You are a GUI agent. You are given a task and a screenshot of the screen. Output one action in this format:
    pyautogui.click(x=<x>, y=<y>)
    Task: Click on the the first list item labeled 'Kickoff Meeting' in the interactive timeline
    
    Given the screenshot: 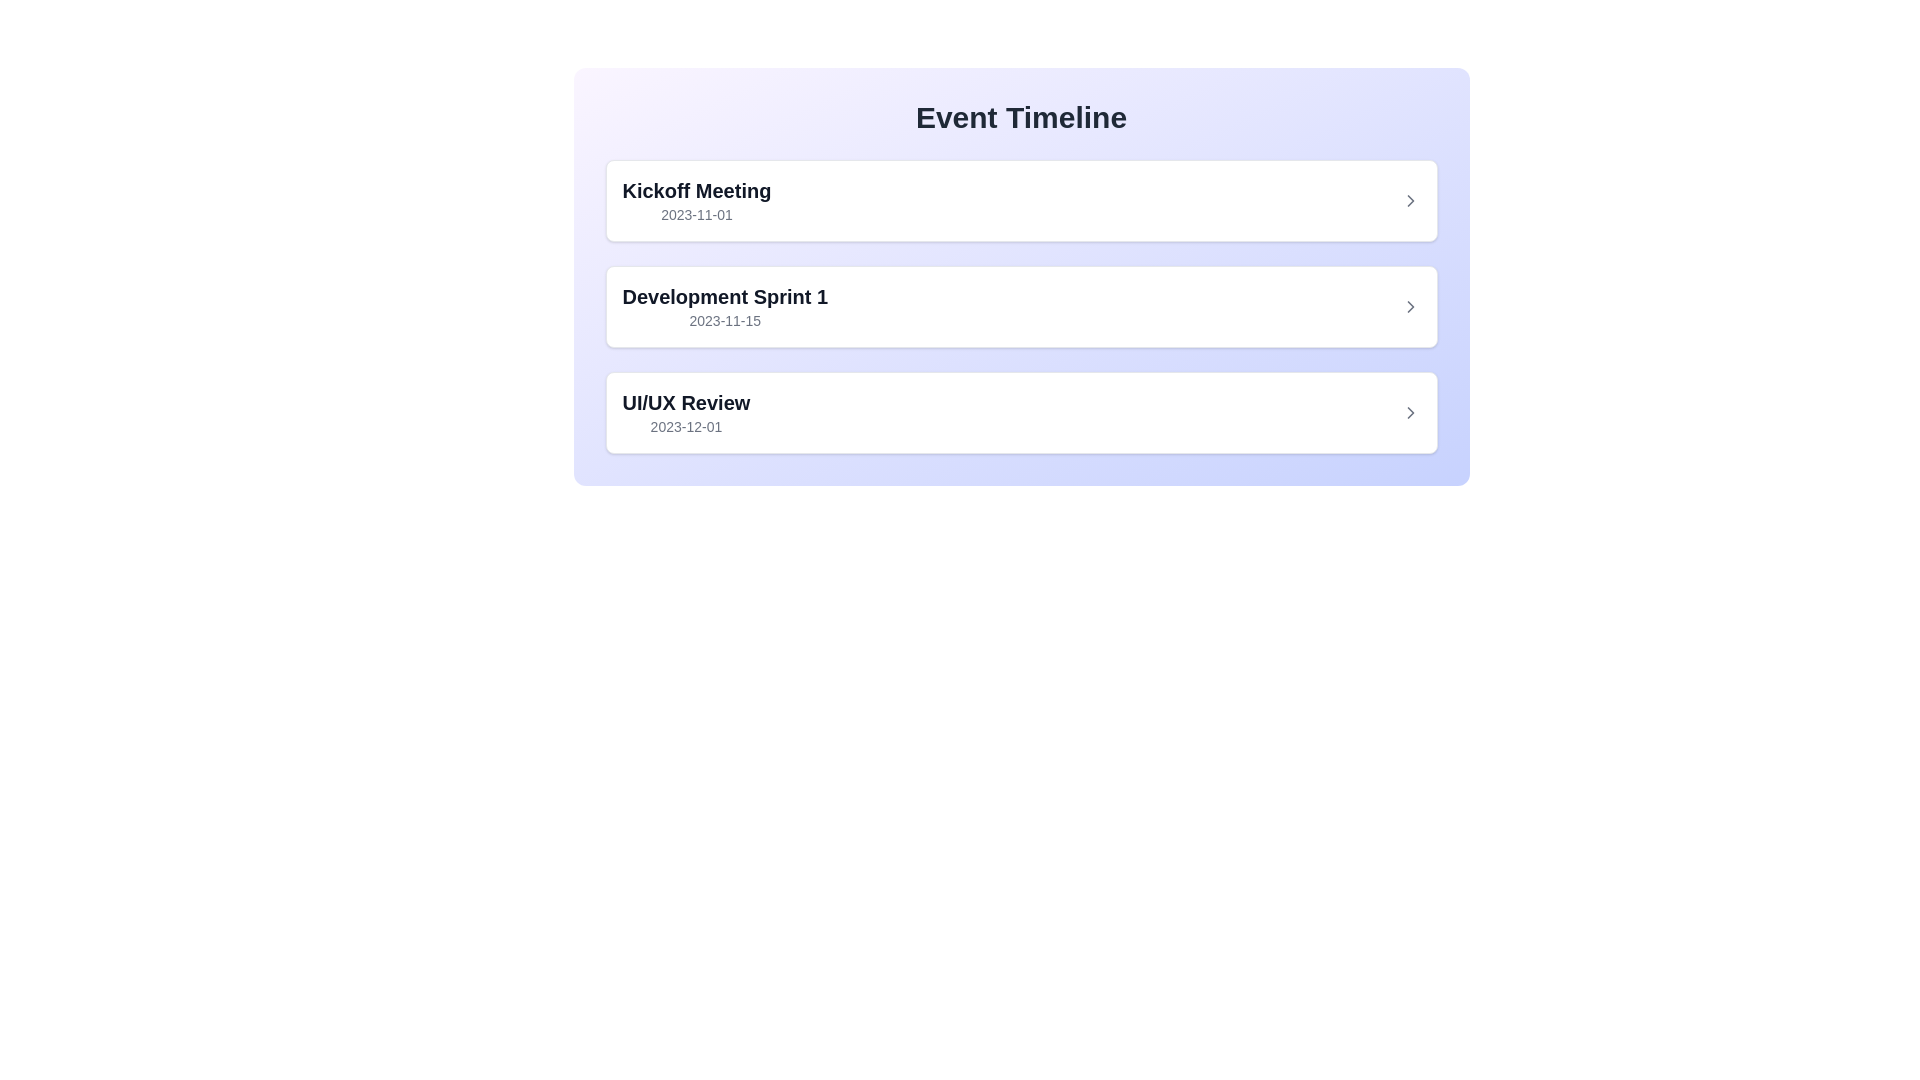 What is the action you would take?
    pyautogui.click(x=1021, y=200)
    